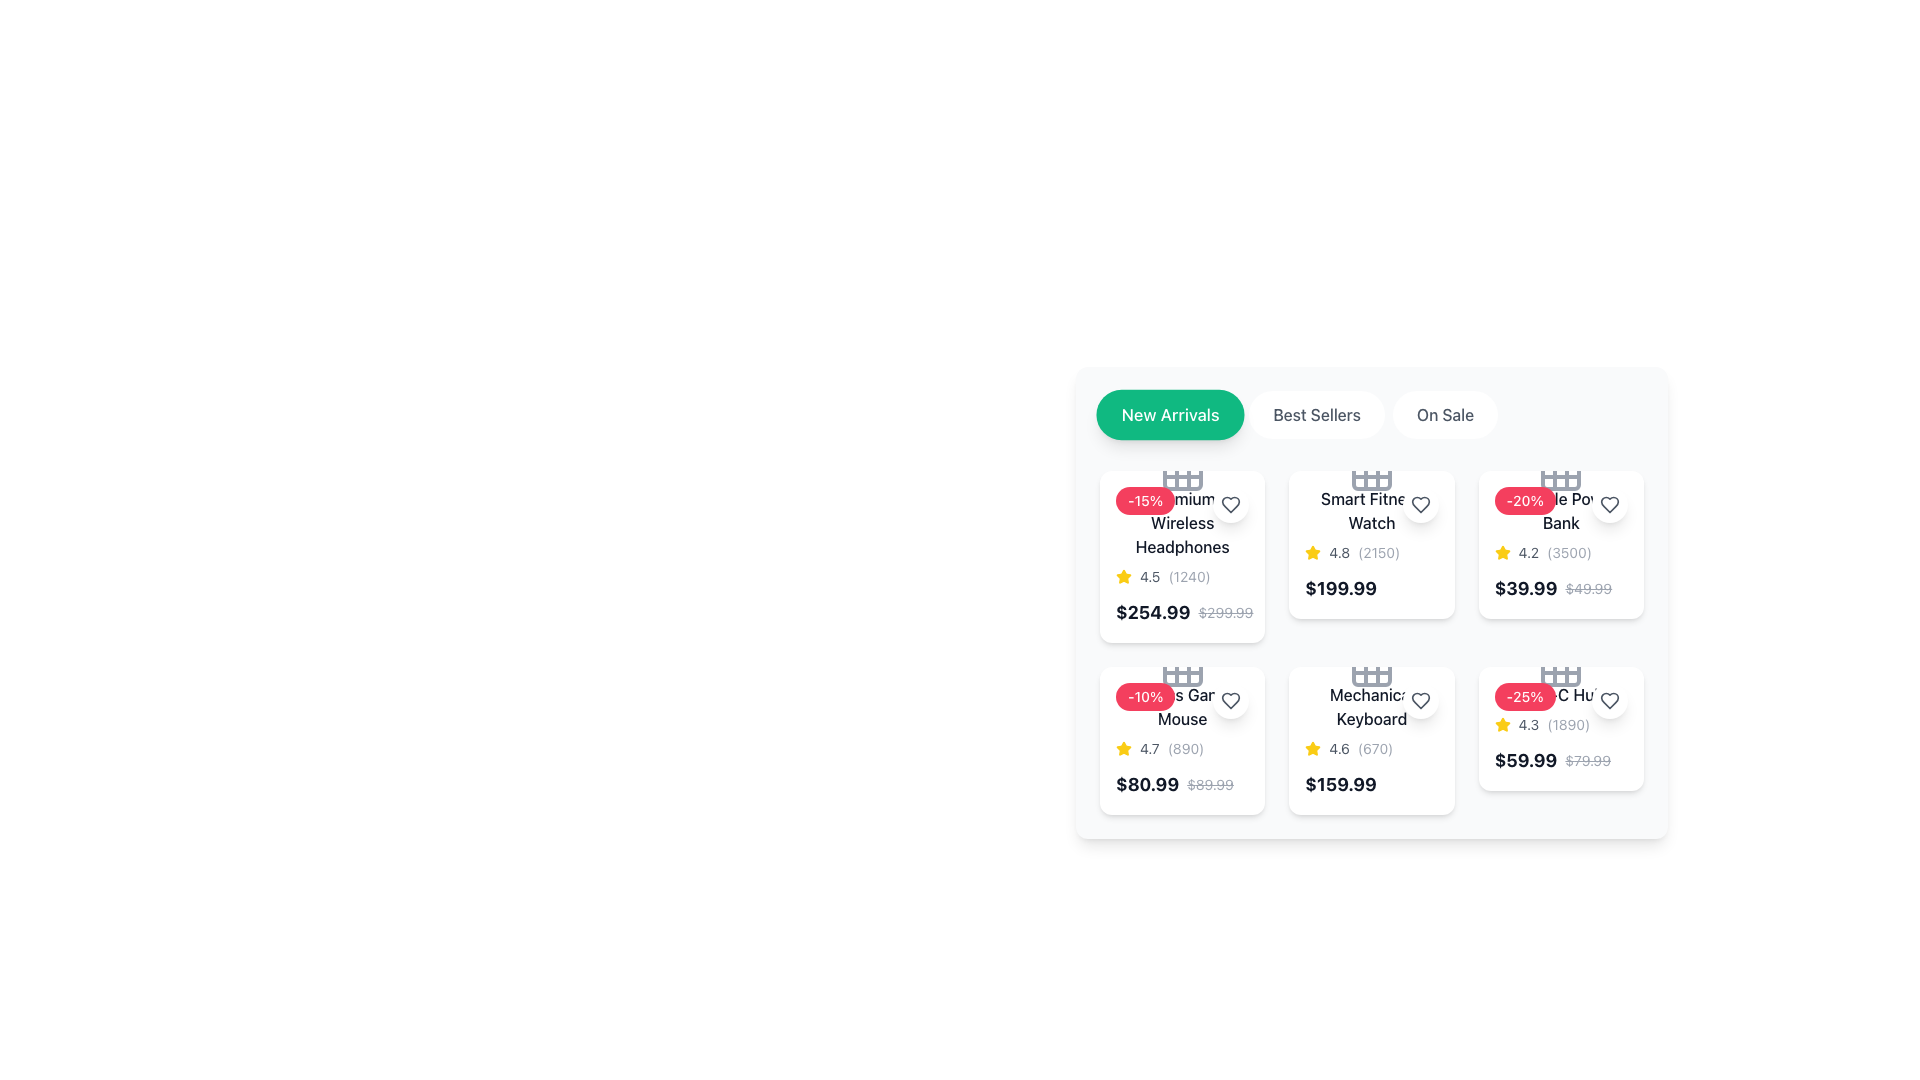 This screenshot has width=1920, height=1080. I want to click on text value displayed in the price label located at the bottom of the third card in the first row of the product grid, so click(1371, 588).